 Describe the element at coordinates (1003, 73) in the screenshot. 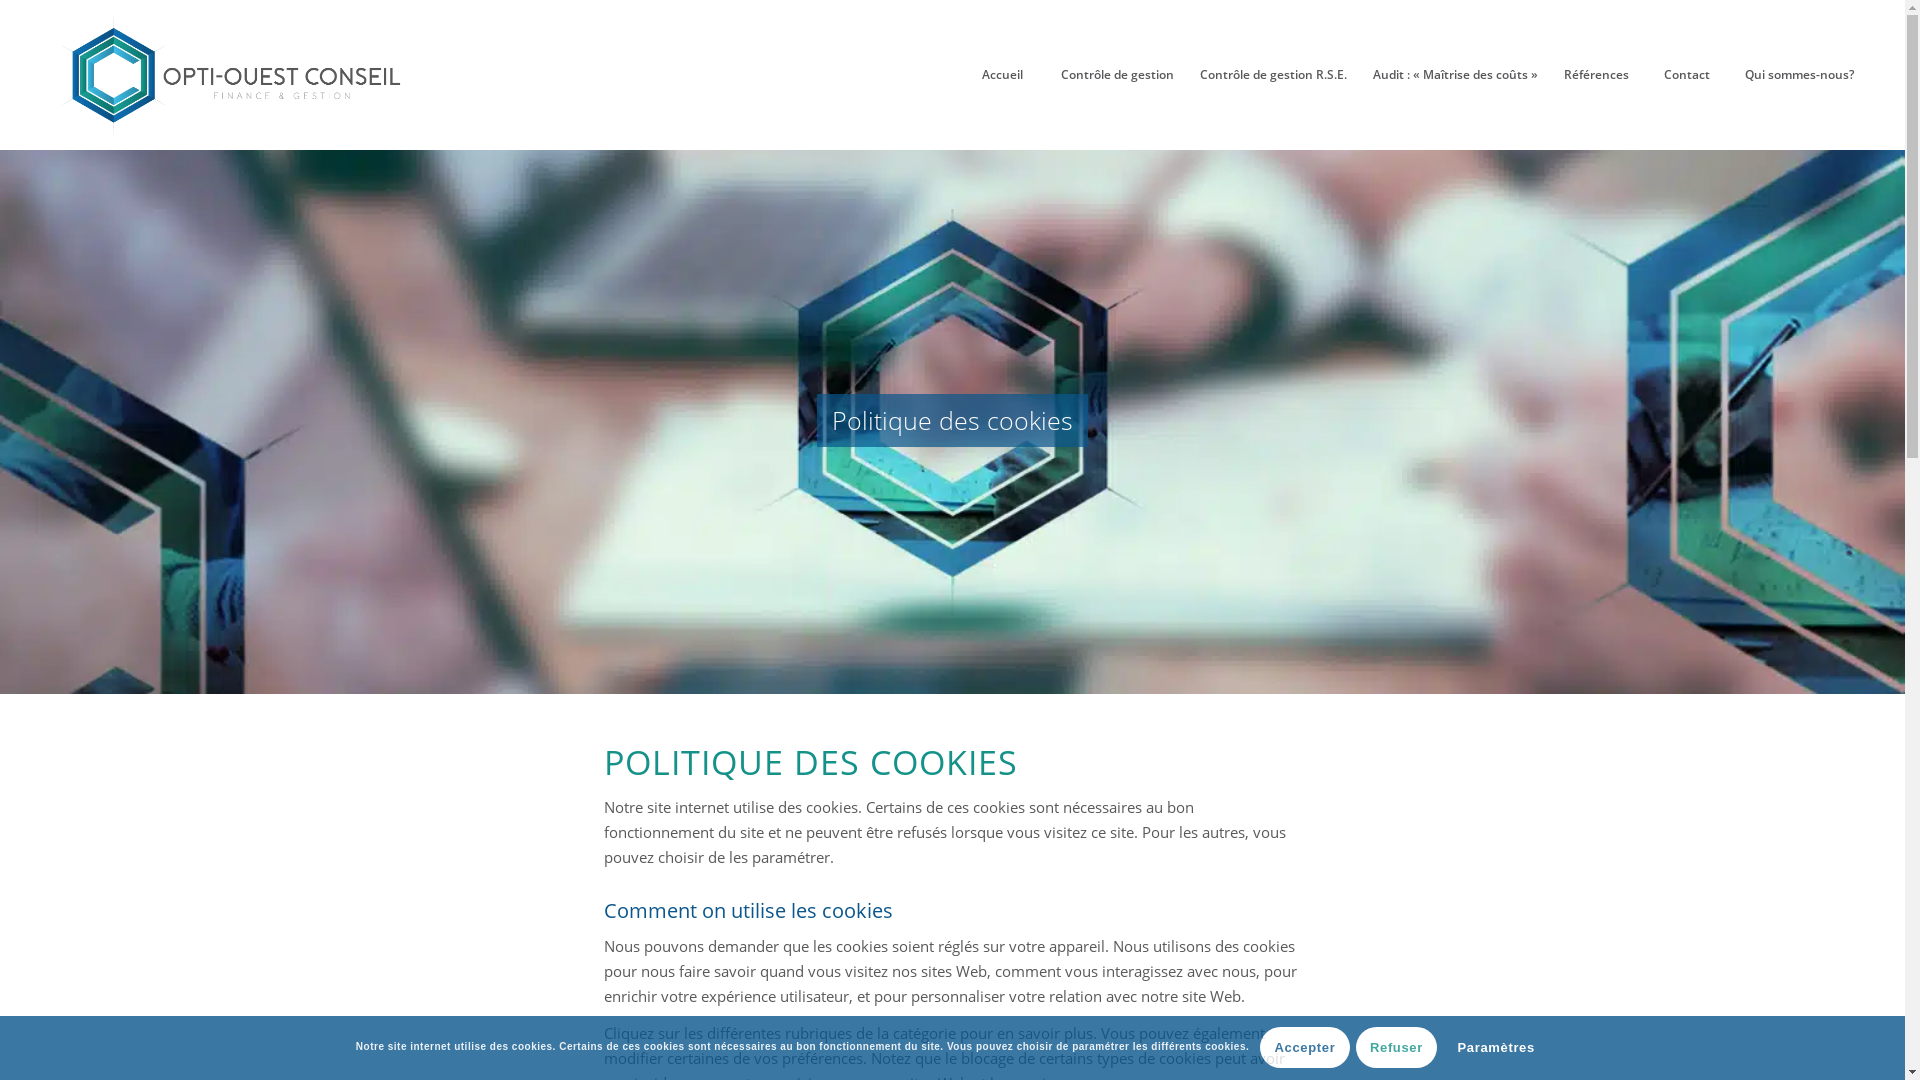

I see `'Accueil'` at that location.